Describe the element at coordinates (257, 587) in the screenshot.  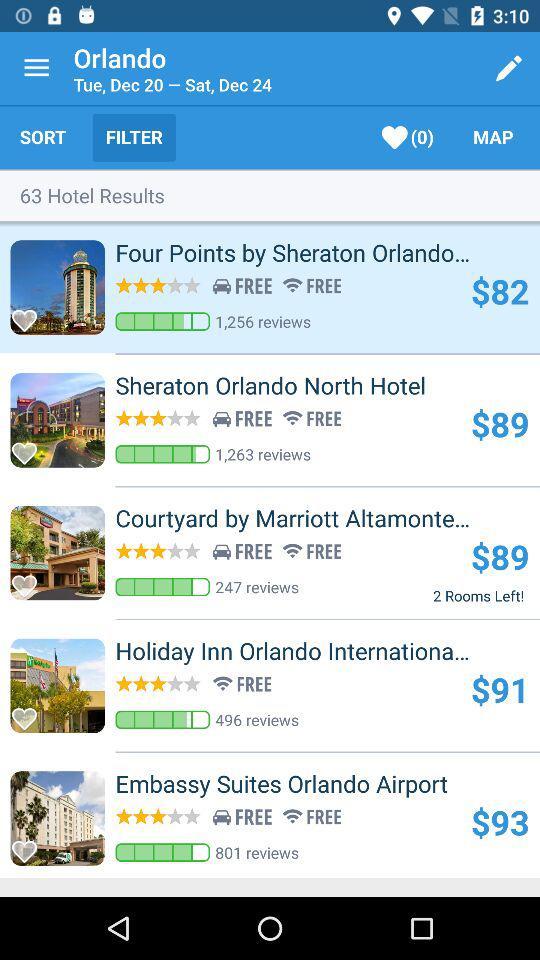
I see `247 reviews` at that location.